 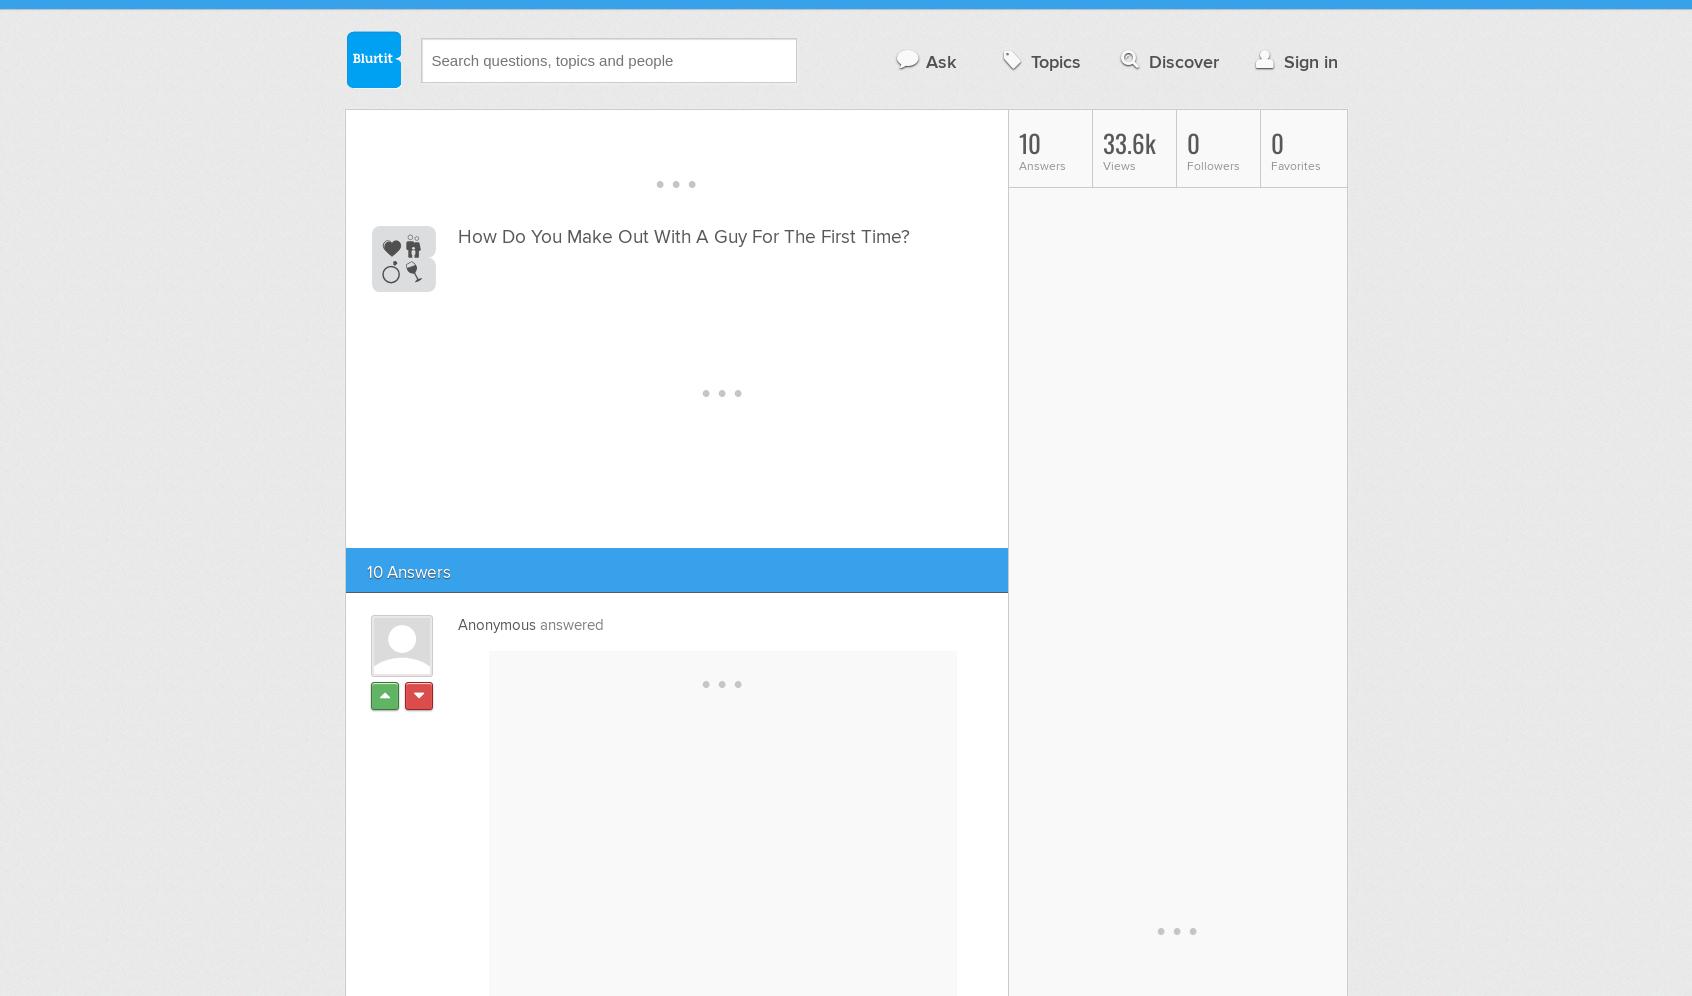 I want to click on 'Anonymous', so click(x=495, y=623).